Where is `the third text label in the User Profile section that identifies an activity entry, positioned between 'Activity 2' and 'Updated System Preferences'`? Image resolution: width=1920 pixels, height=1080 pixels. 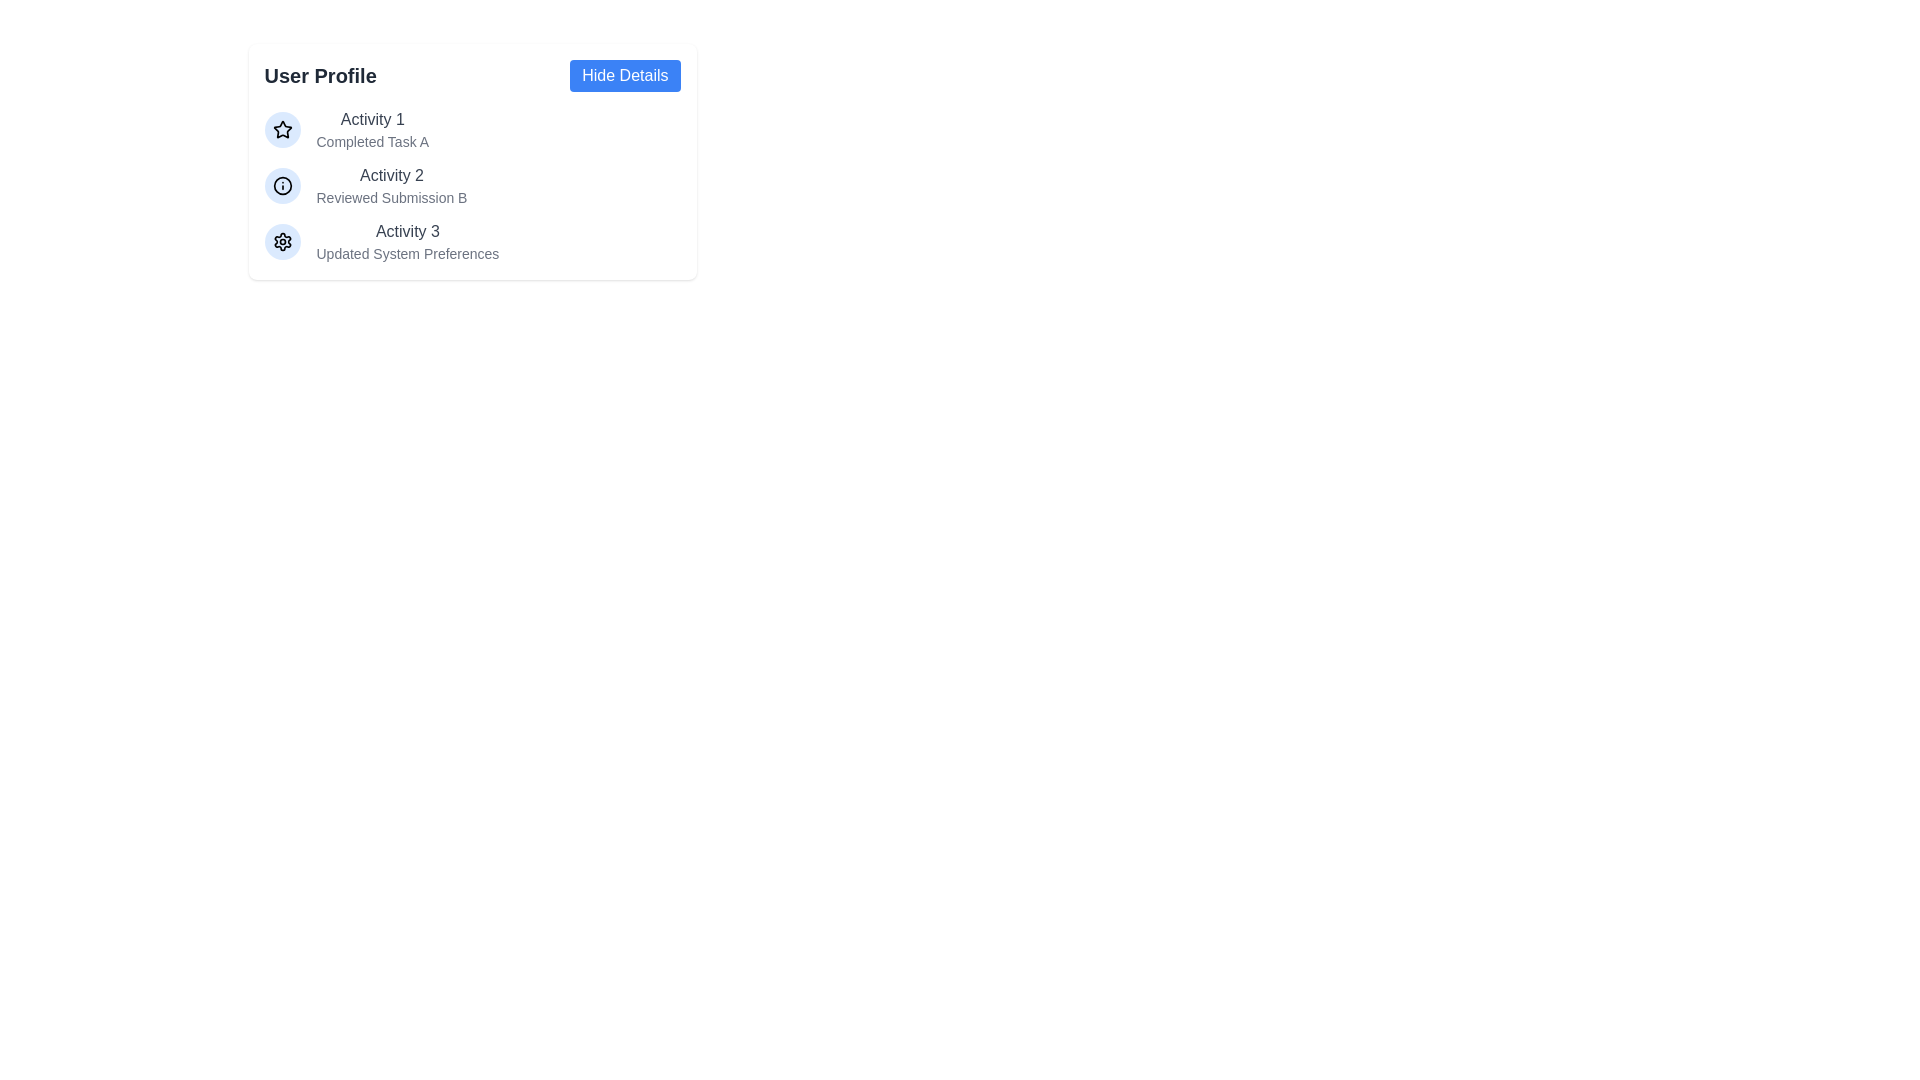 the third text label in the User Profile section that identifies an activity entry, positioned between 'Activity 2' and 'Updated System Preferences' is located at coordinates (407, 230).